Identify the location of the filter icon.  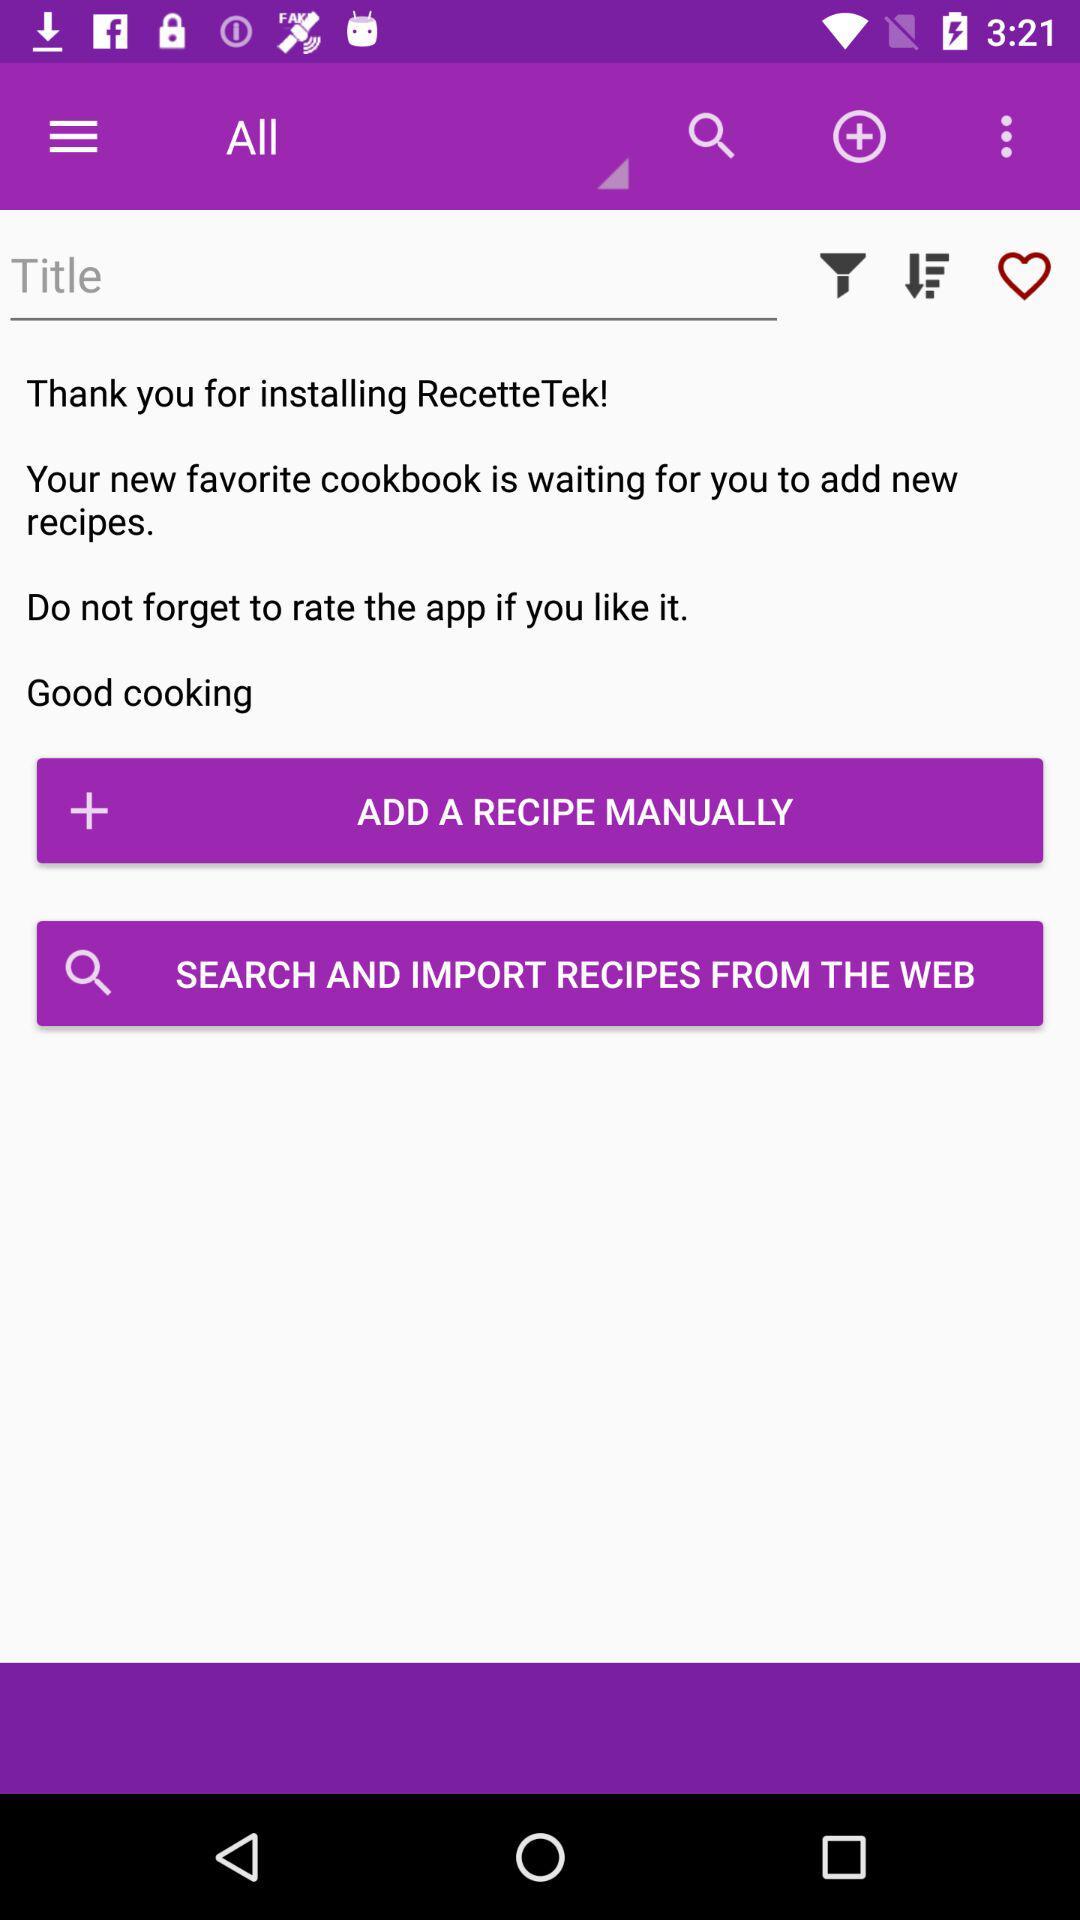
(843, 274).